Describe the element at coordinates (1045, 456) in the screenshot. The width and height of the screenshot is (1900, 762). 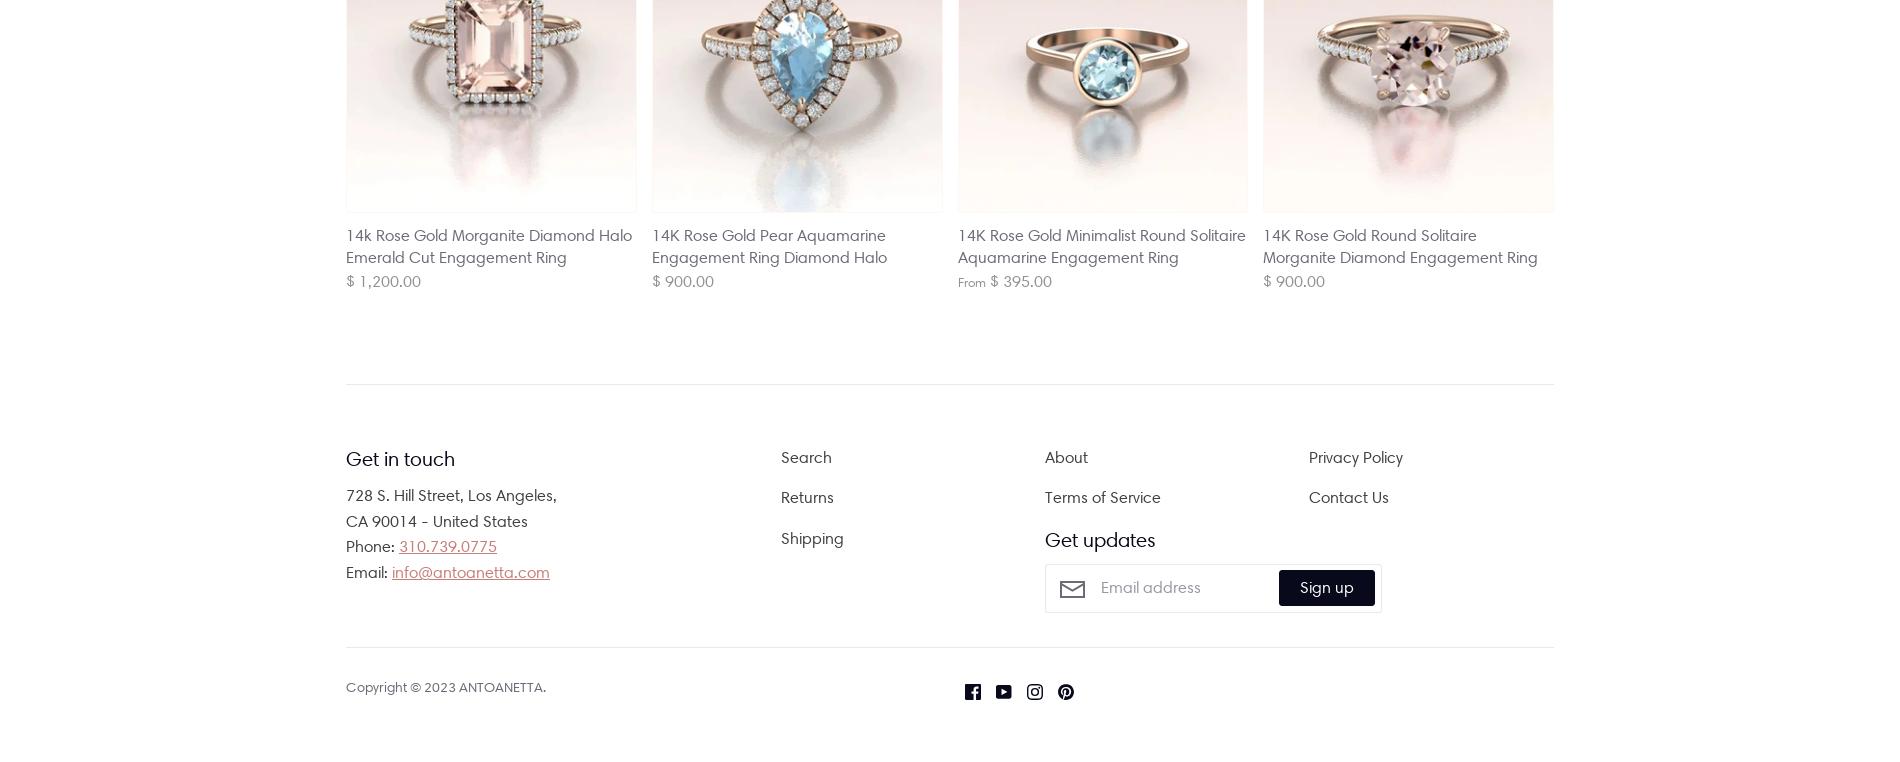
I see `'About'` at that location.